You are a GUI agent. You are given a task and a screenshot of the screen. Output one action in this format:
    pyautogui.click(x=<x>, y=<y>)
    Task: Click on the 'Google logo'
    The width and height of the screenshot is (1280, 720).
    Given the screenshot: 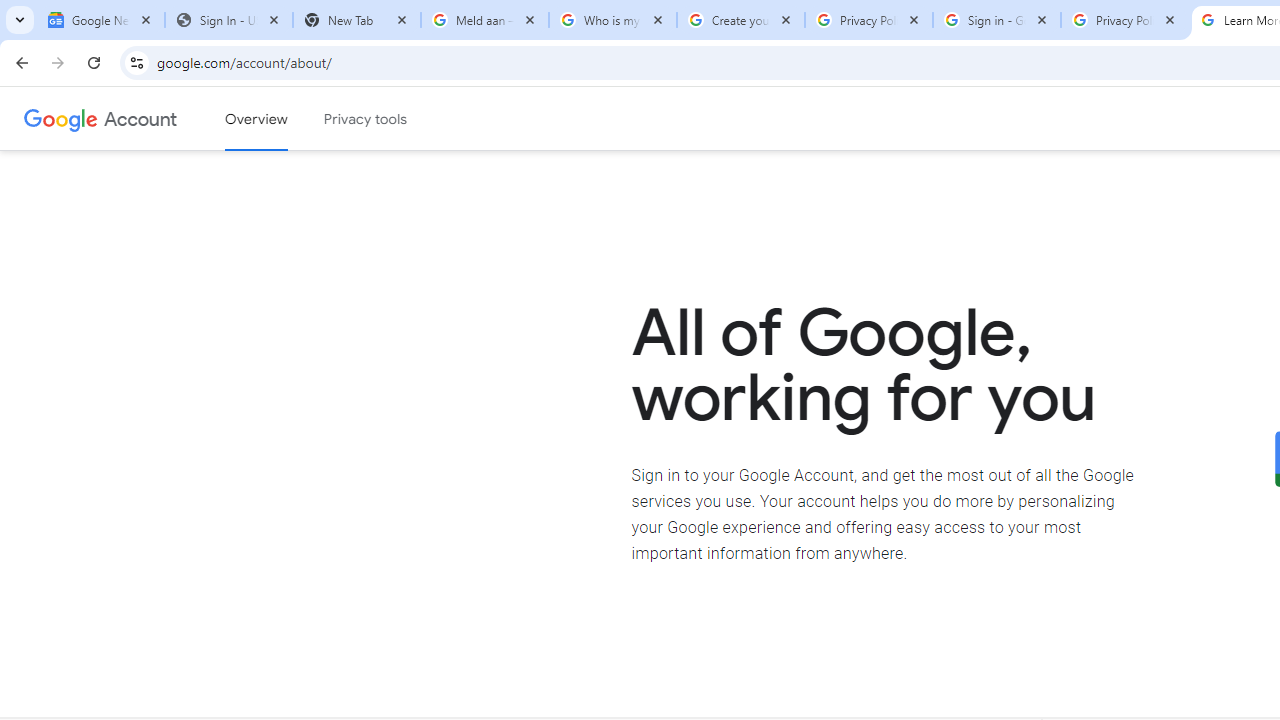 What is the action you would take?
    pyautogui.click(x=61, y=118)
    